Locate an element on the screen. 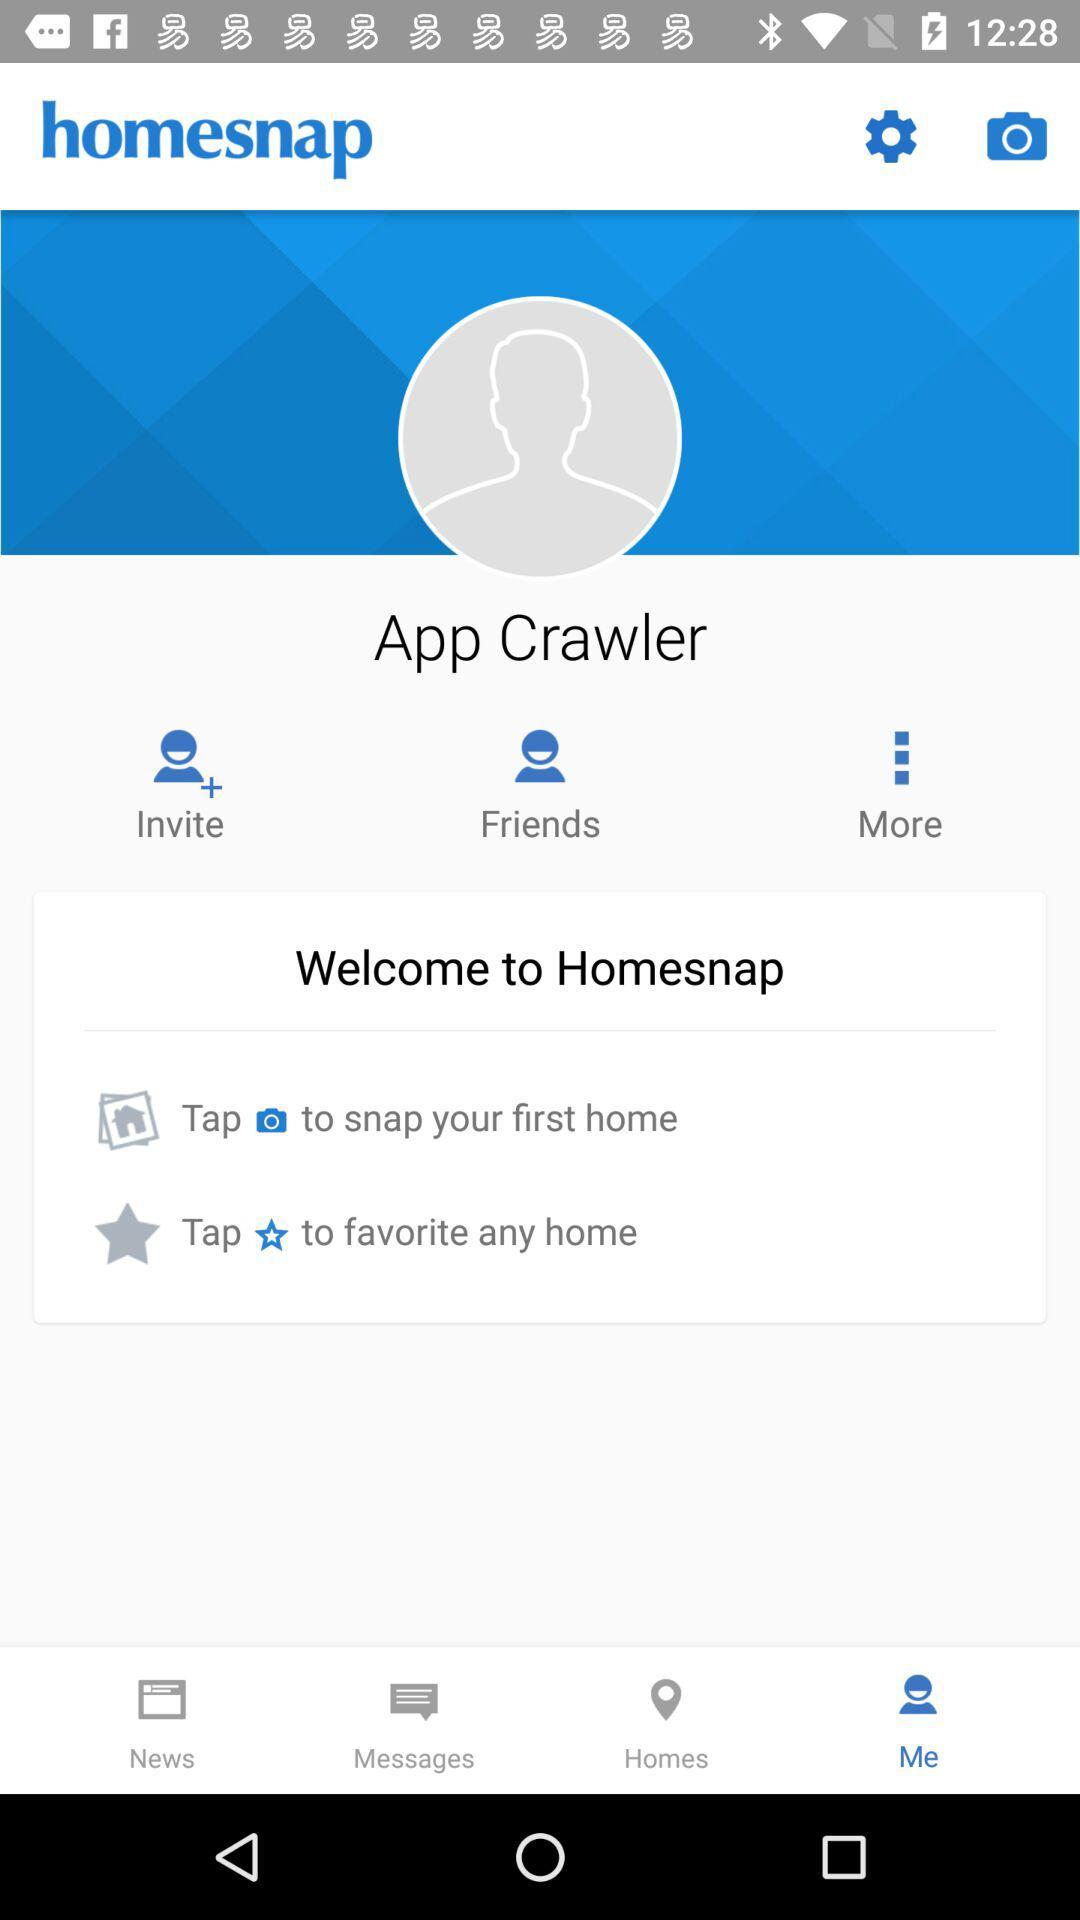 The image size is (1080, 1920). the more item is located at coordinates (898, 779).